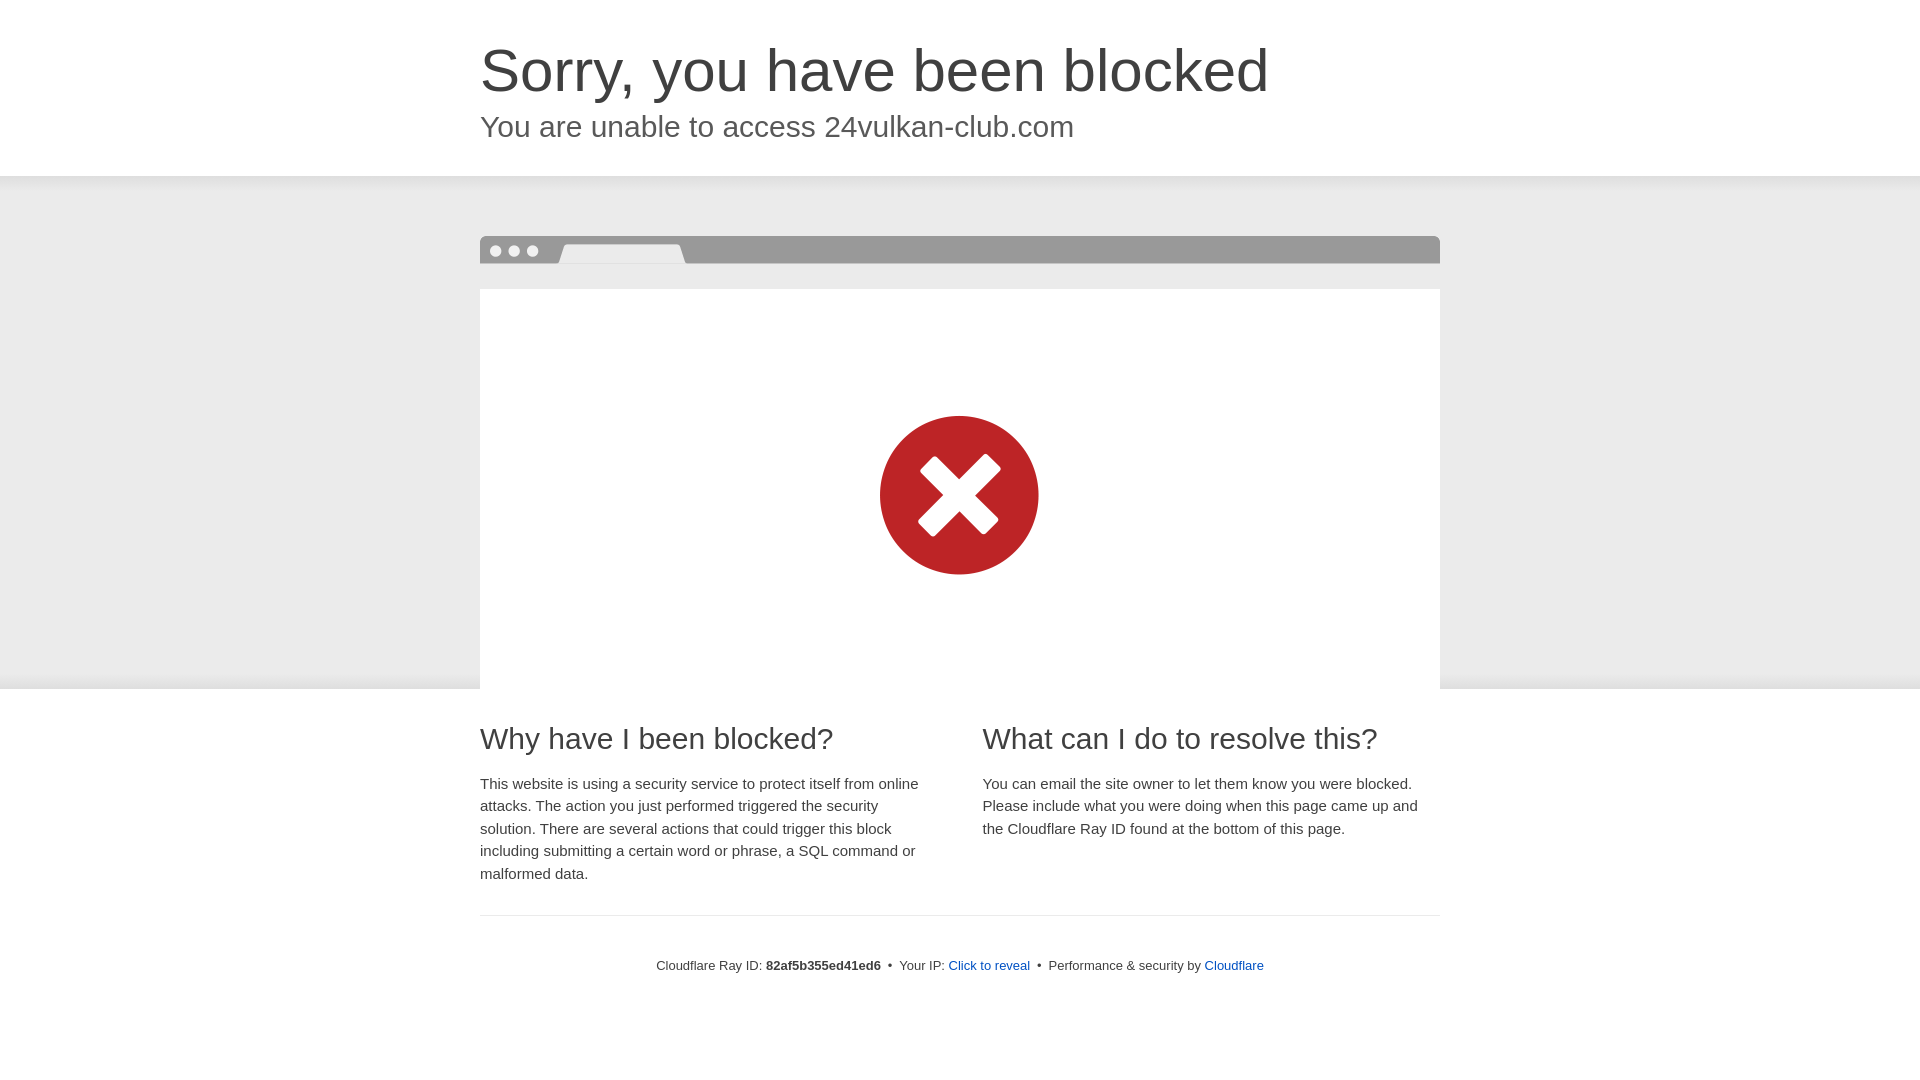 Image resolution: width=1920 pixels, height=1080 pixels. Describe the element at coordinates (948, 964) in the screenshot. I see `'Click to reveal'` at that location.